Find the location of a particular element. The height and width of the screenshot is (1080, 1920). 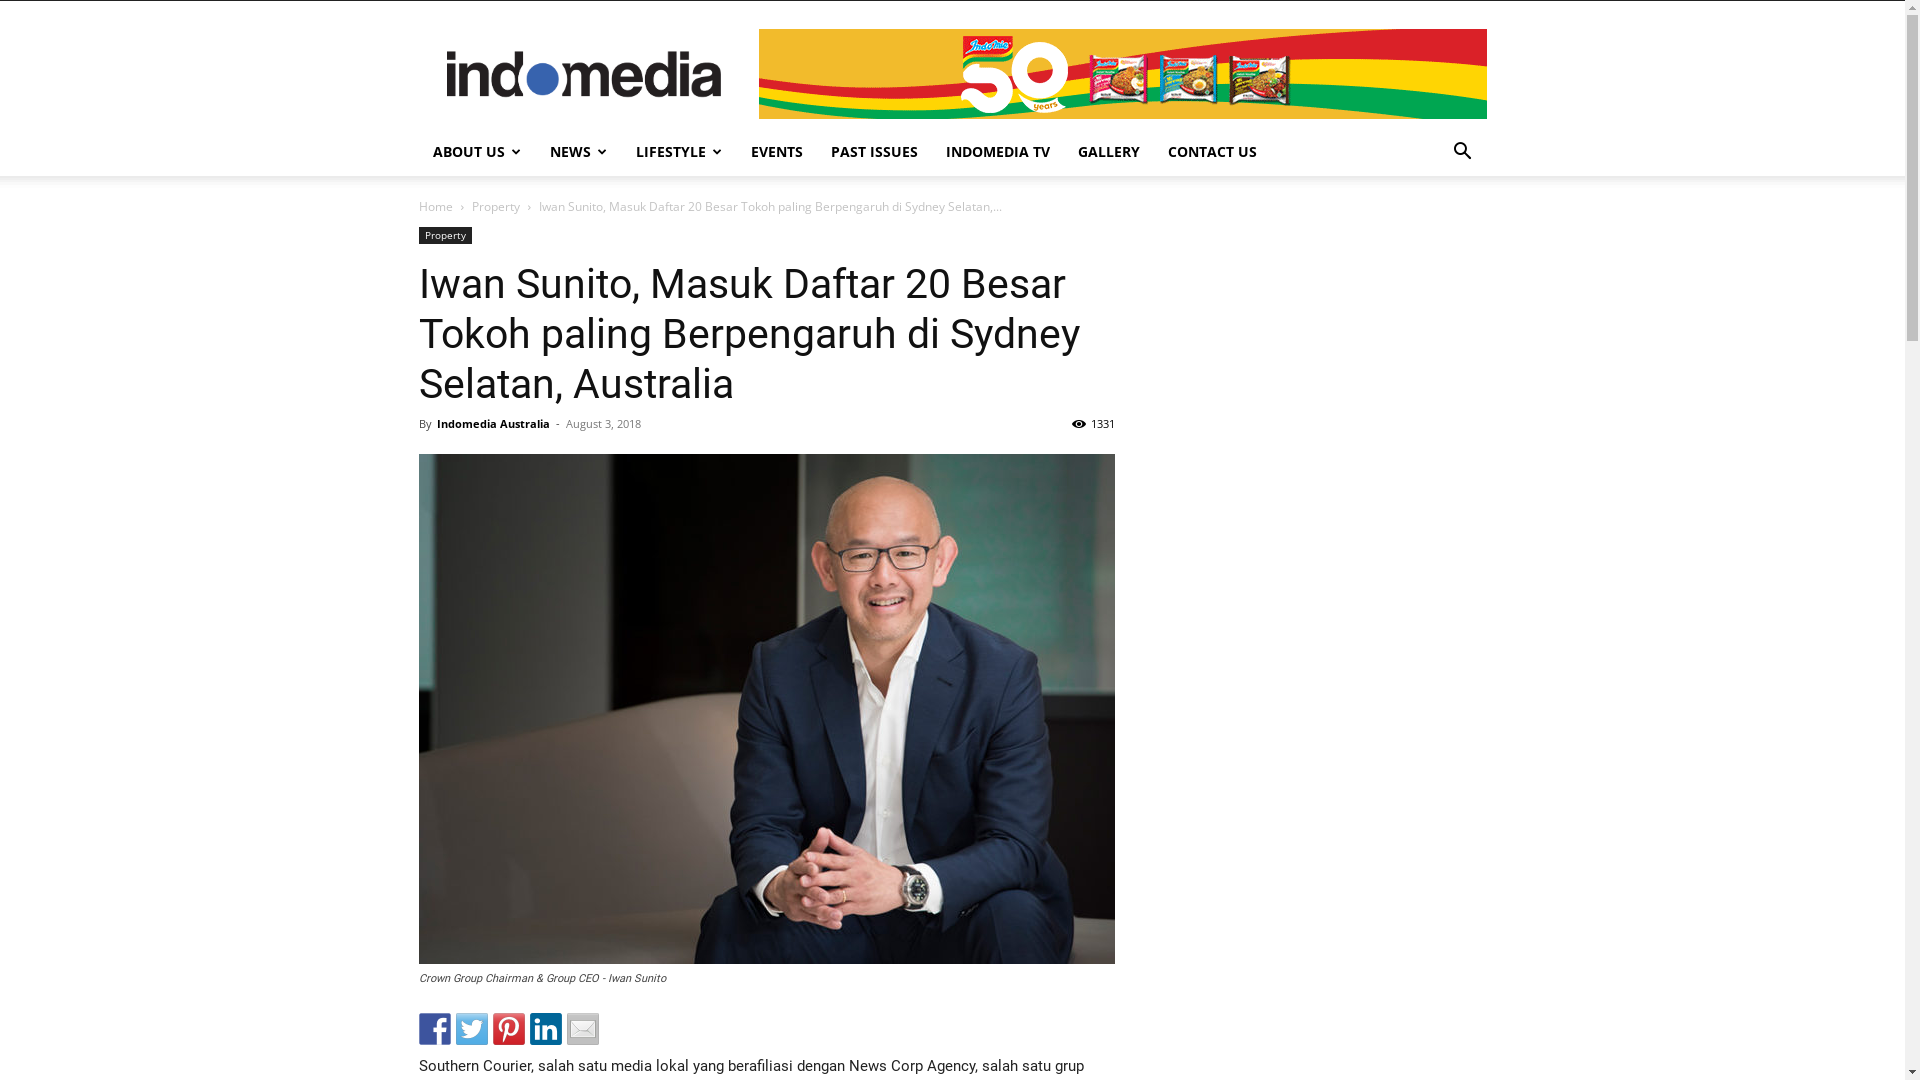

'PAST ISSUES' is located at coordinates (873, 150).